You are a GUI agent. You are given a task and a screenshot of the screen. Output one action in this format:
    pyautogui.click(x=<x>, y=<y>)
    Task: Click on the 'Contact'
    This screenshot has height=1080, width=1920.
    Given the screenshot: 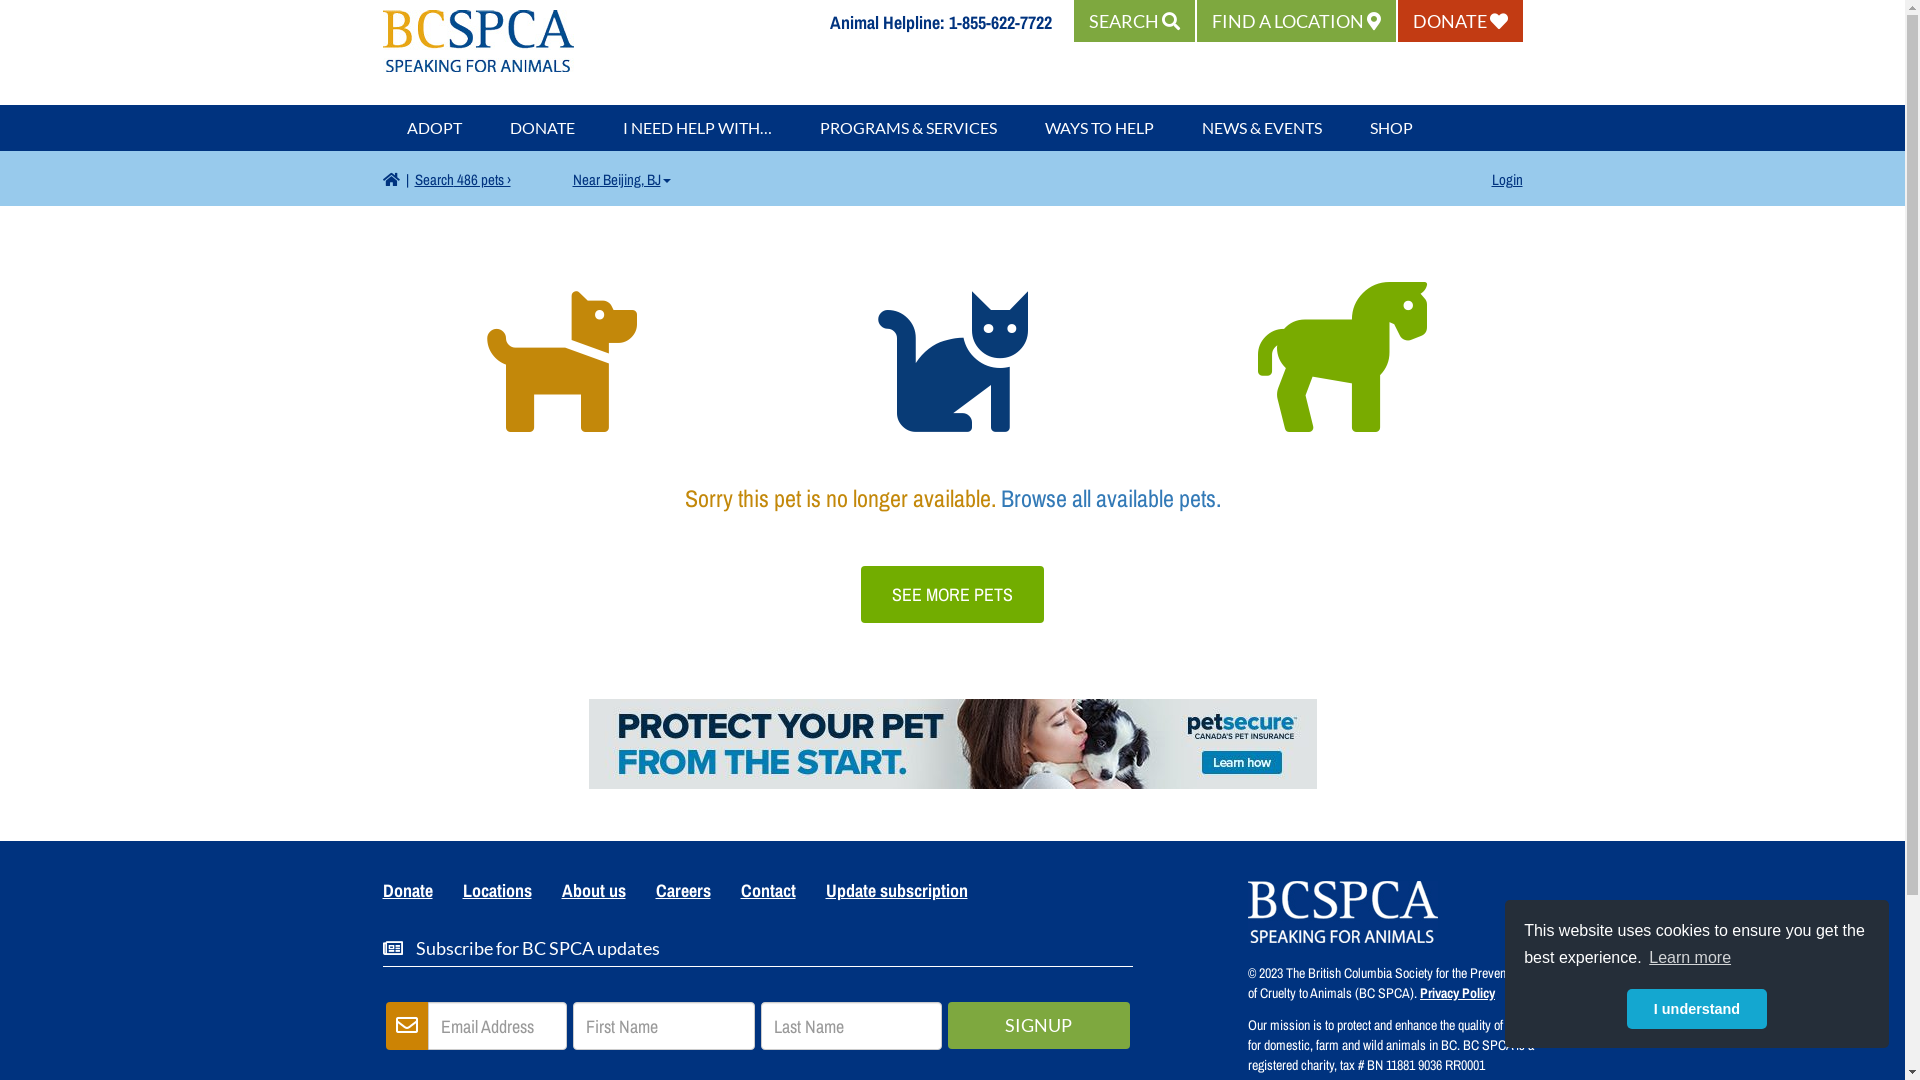 What is the action you would take?
    pyautogui.click(x=767, y=892)
    